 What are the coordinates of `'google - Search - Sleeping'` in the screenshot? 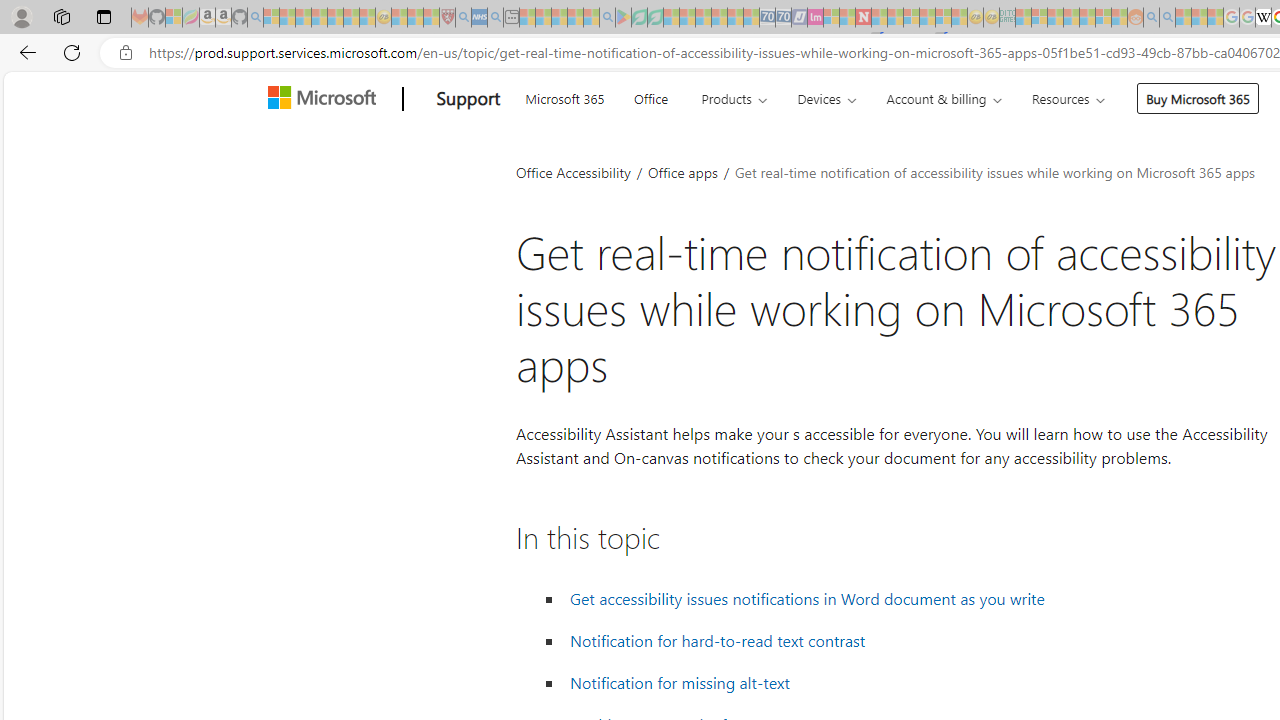 It's located at (607, 17).